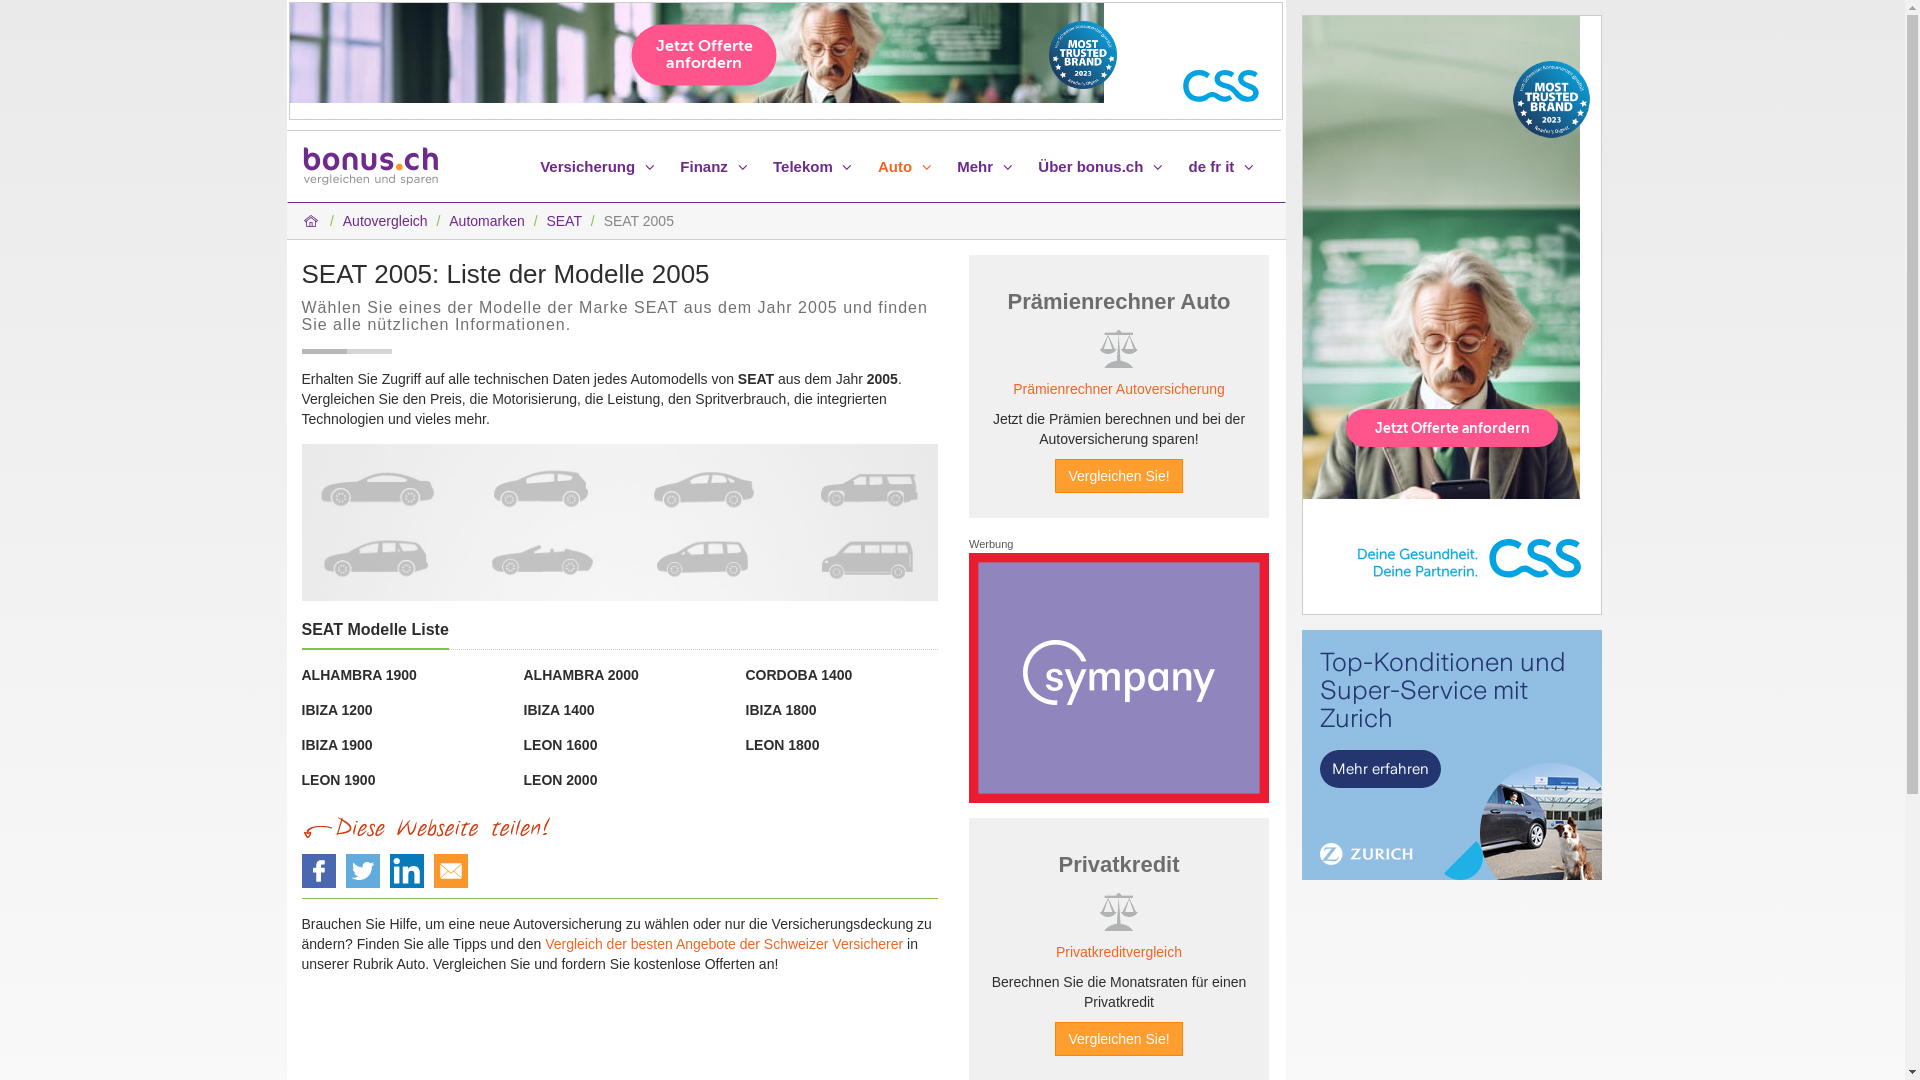 The height and width of the screenshot is (1080, 1920). I want to click on 'Mehr', so click(987, 165).